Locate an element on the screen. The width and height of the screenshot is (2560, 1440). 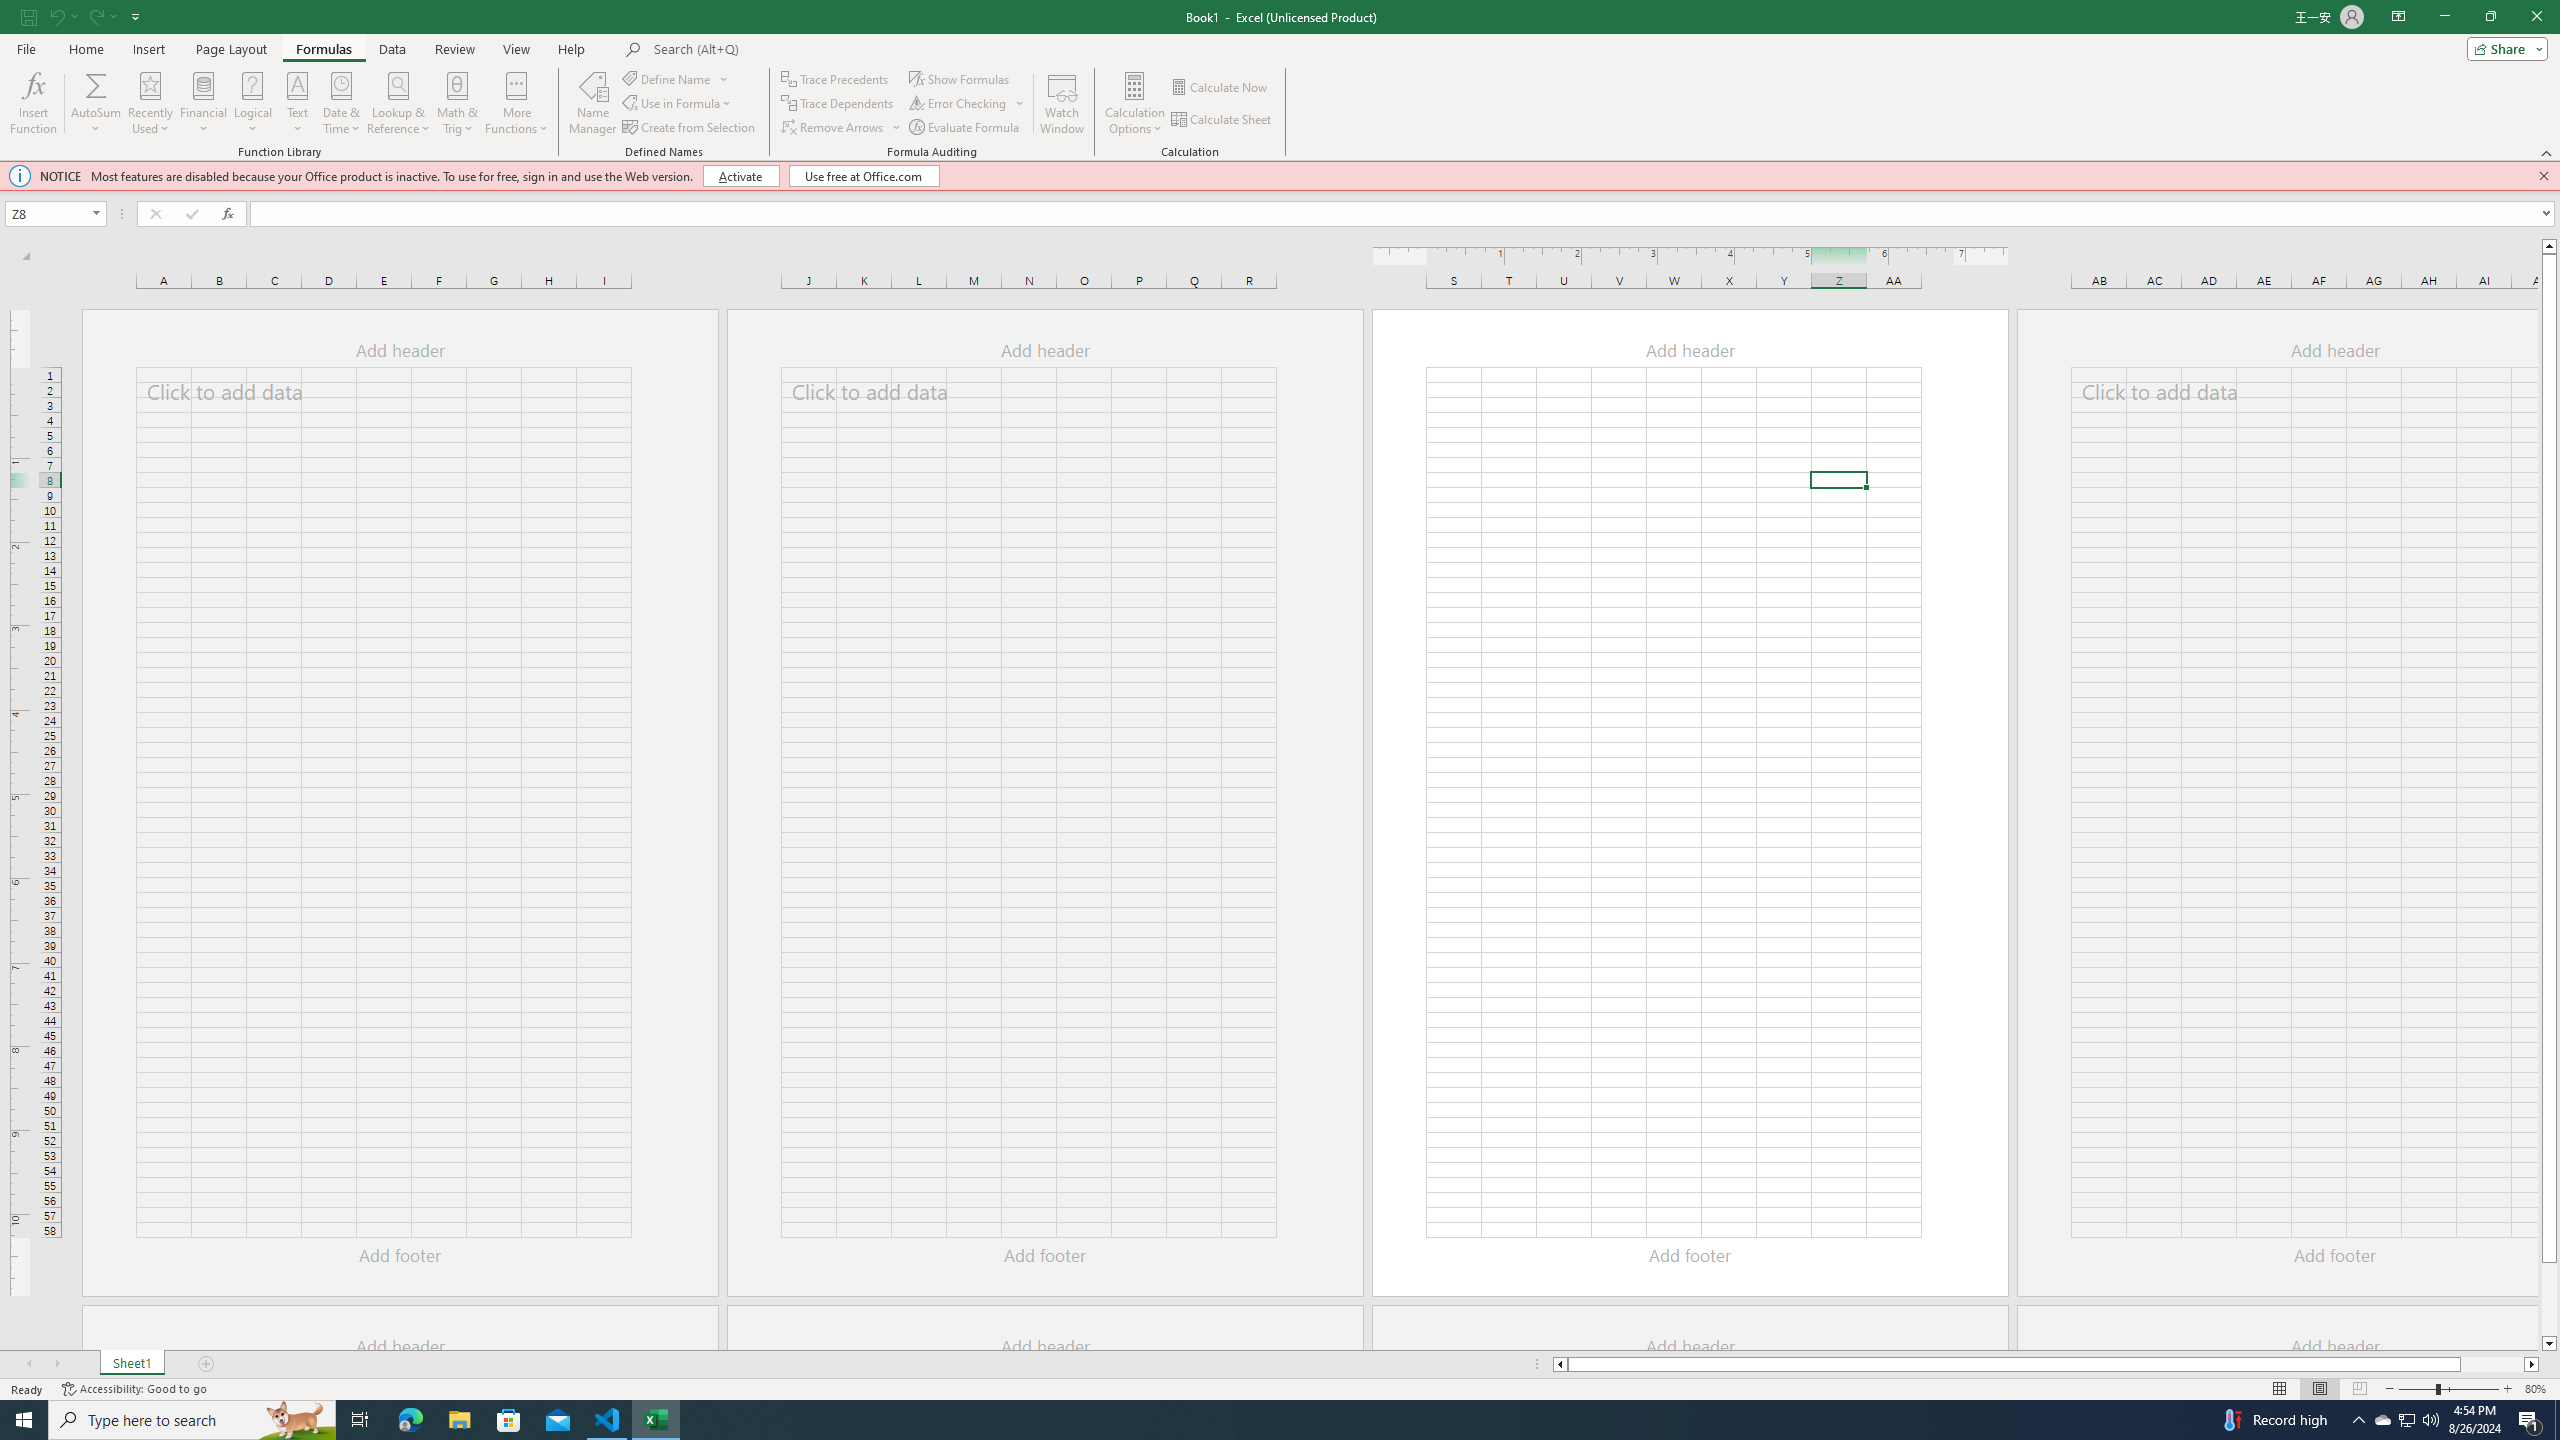
'Calculate Sheet' is located at coordinates (1222, 118).